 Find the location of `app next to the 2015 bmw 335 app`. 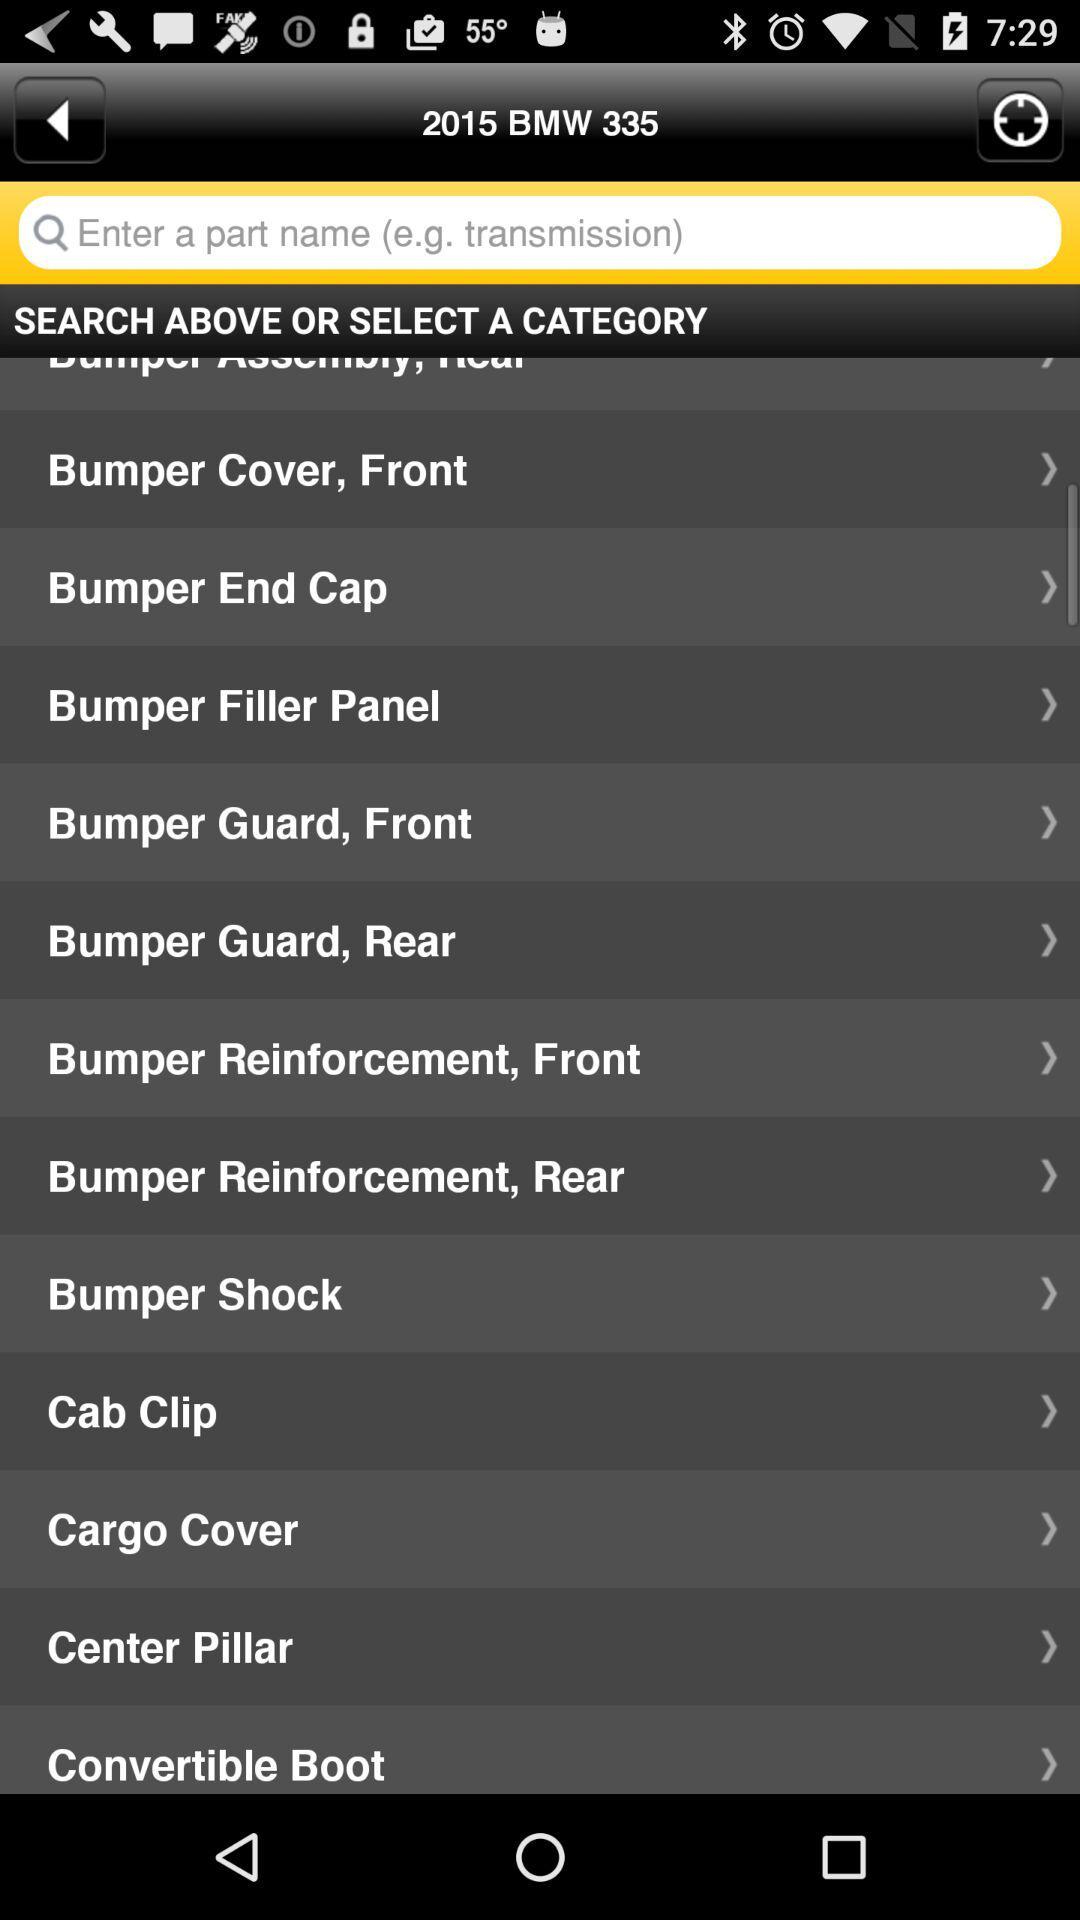

app next to the 2015 bmw 335 app is located at coordinates (58, 119).